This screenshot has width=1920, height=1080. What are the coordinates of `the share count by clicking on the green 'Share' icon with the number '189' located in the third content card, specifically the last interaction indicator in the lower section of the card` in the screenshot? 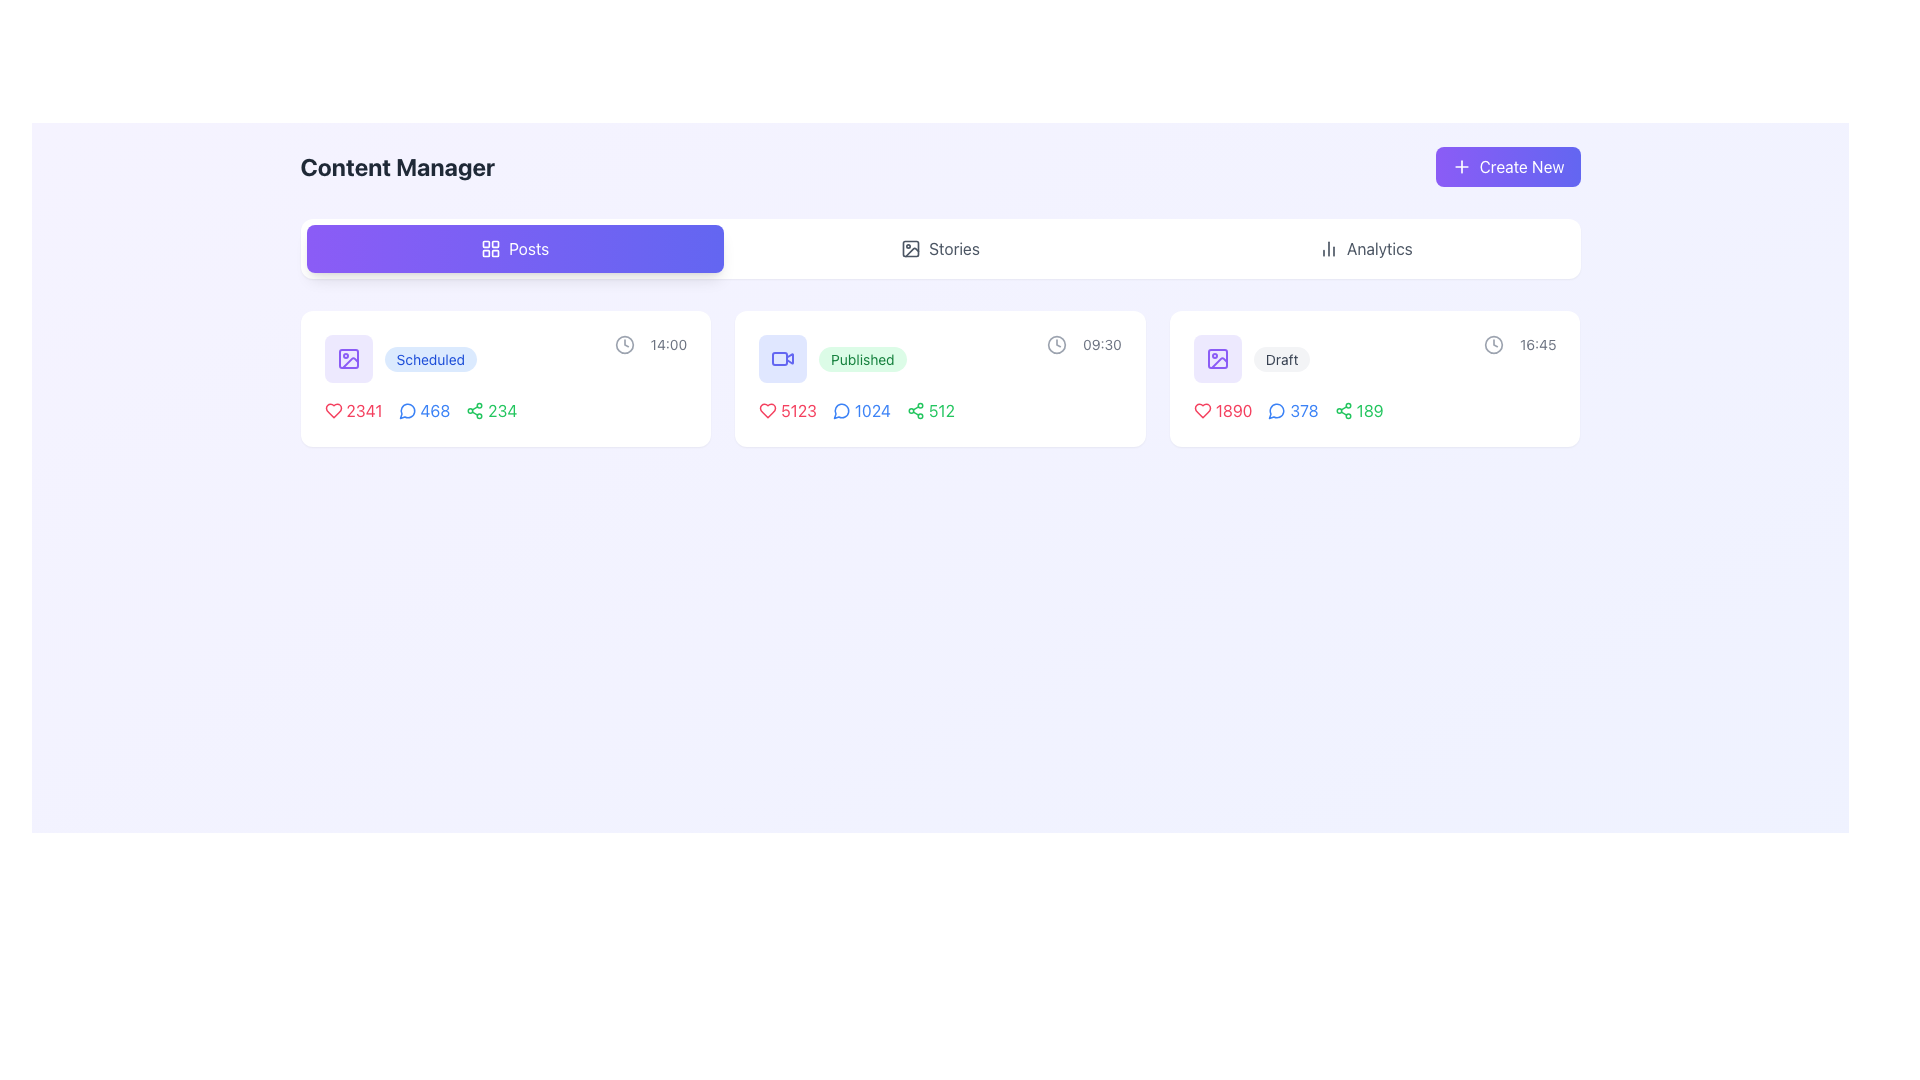 It's located at (1358, 410).